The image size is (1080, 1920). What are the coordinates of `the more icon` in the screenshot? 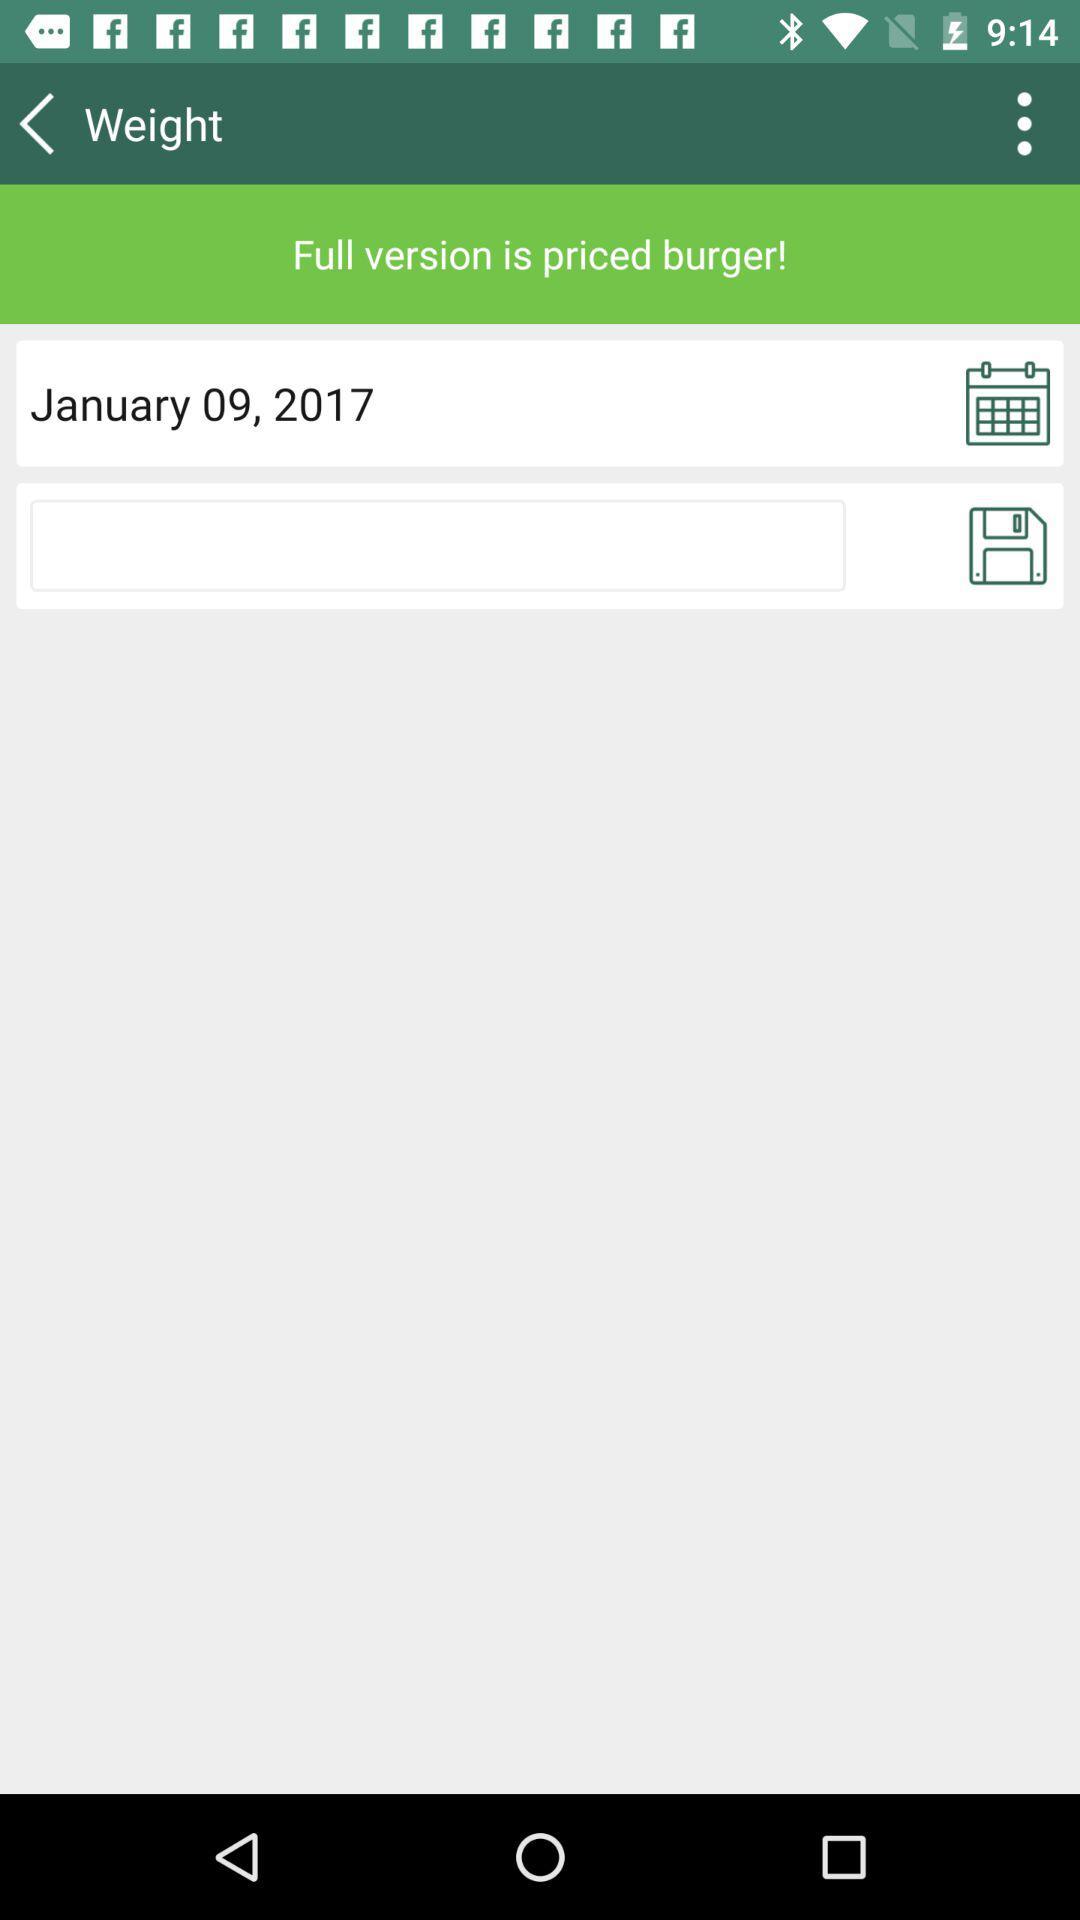 It's located at (1031, 122).